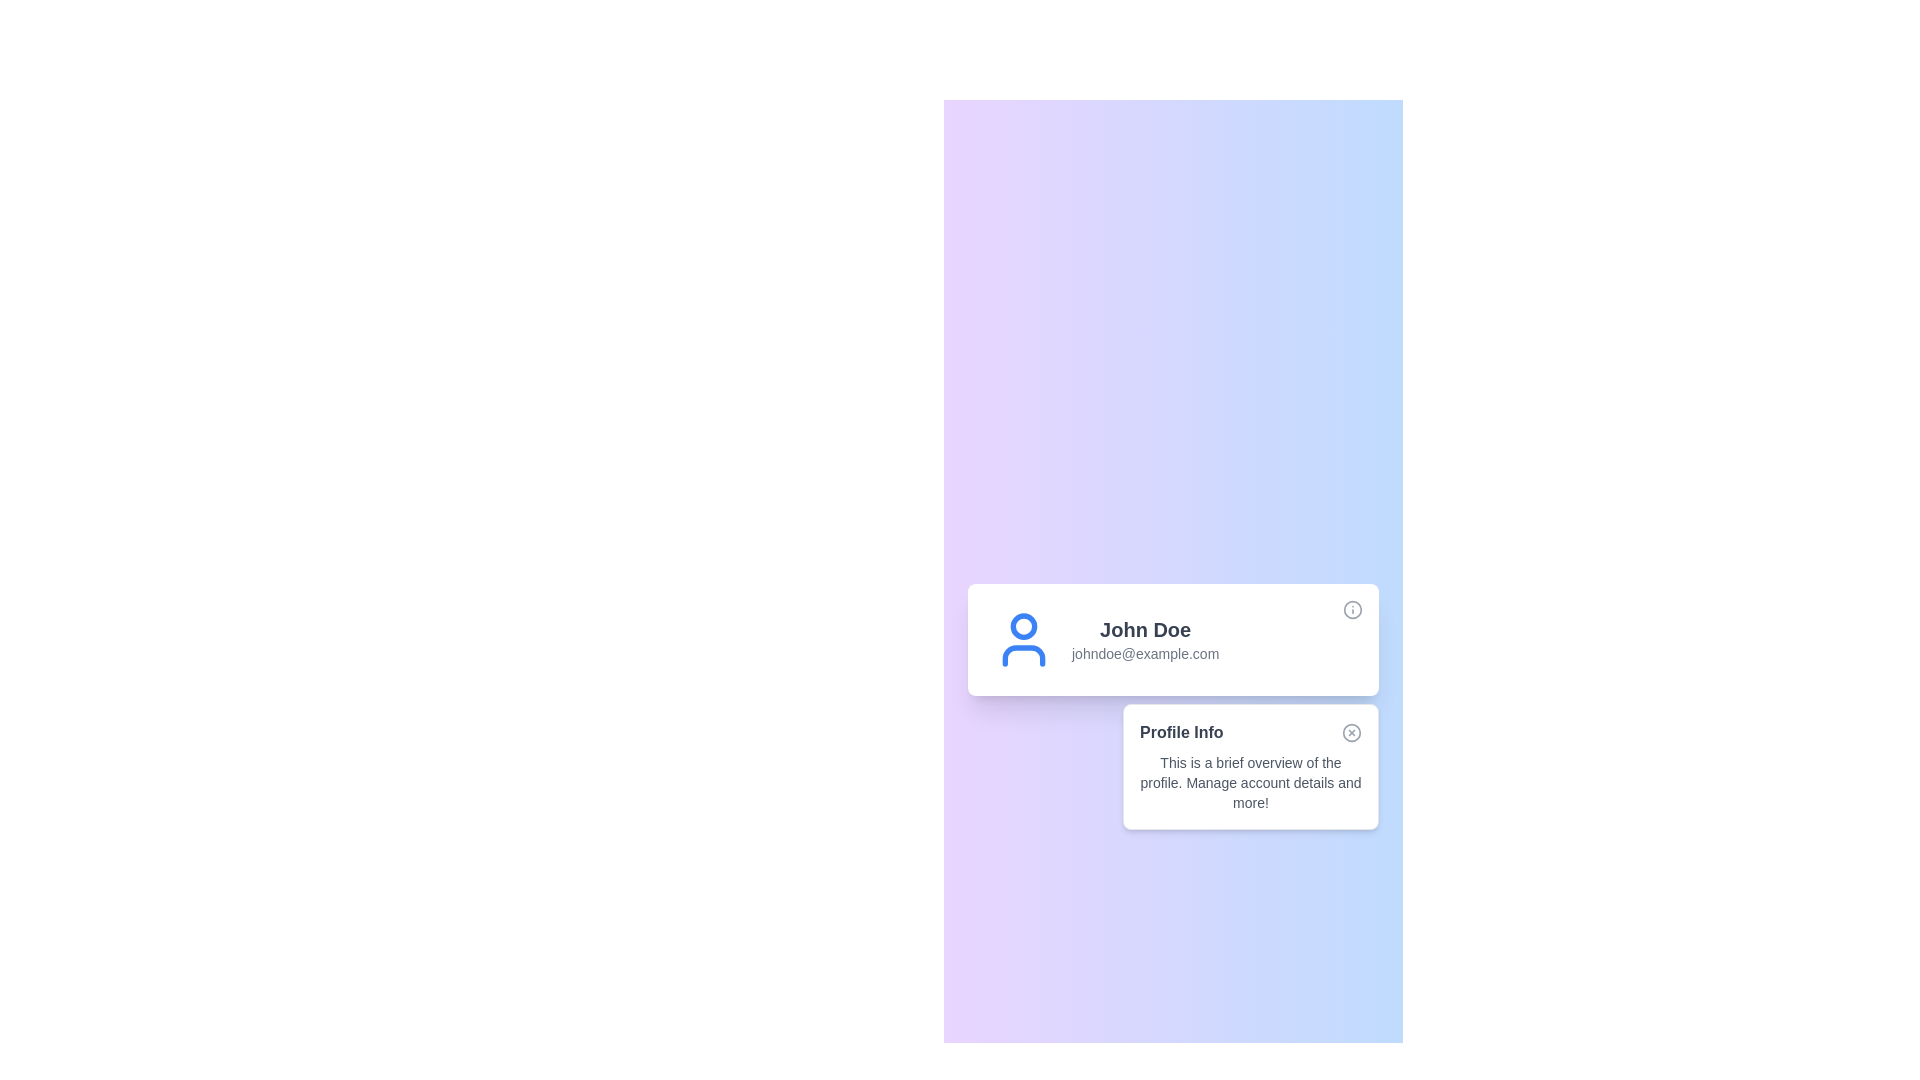 This screenshot has width=1920, height=1080. I want to click on the user profile icon by clicking on the circular profile graphic located at the top-center area of the user's avatar representation, so click(1022, 624).